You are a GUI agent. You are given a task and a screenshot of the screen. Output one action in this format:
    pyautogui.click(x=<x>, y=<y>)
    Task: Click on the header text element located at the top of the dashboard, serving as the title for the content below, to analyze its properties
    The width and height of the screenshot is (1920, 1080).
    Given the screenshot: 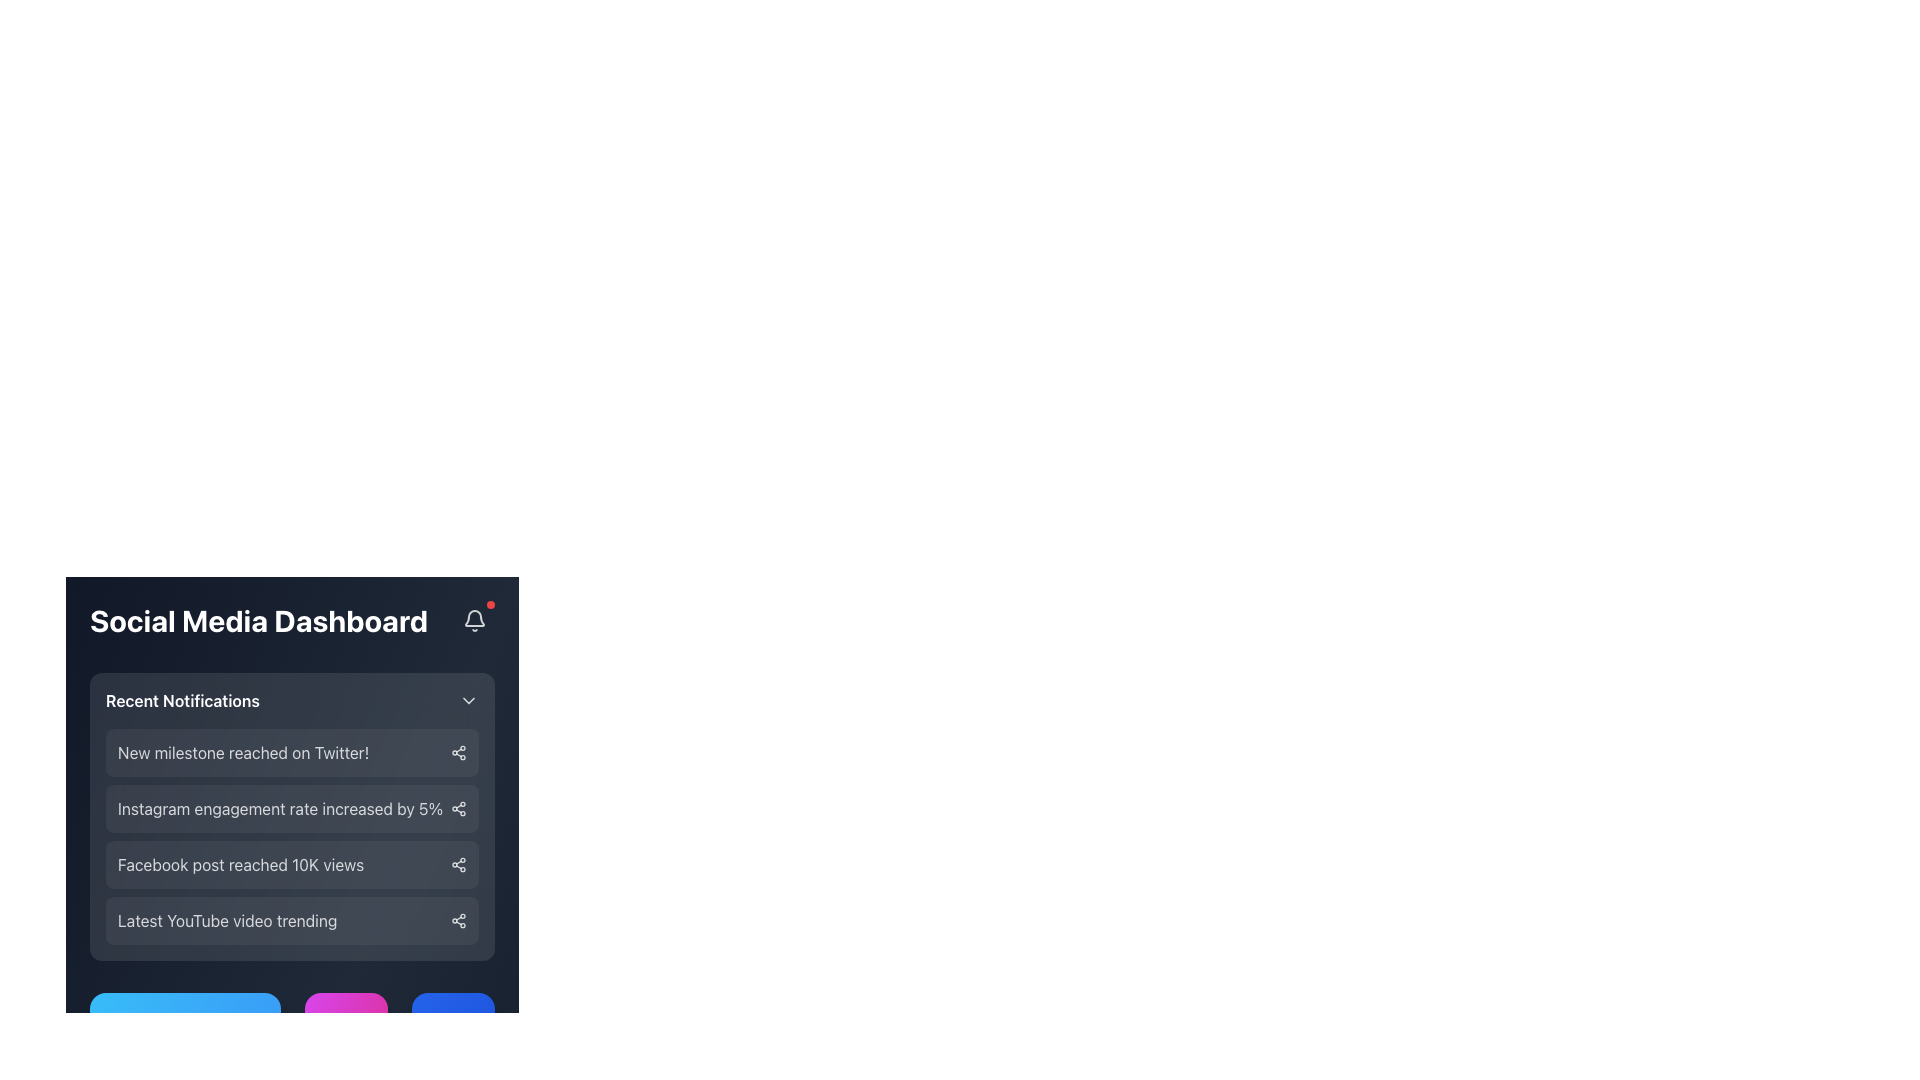 What is the action you would take?
    pyautogui.click(x=258, y=620)
    